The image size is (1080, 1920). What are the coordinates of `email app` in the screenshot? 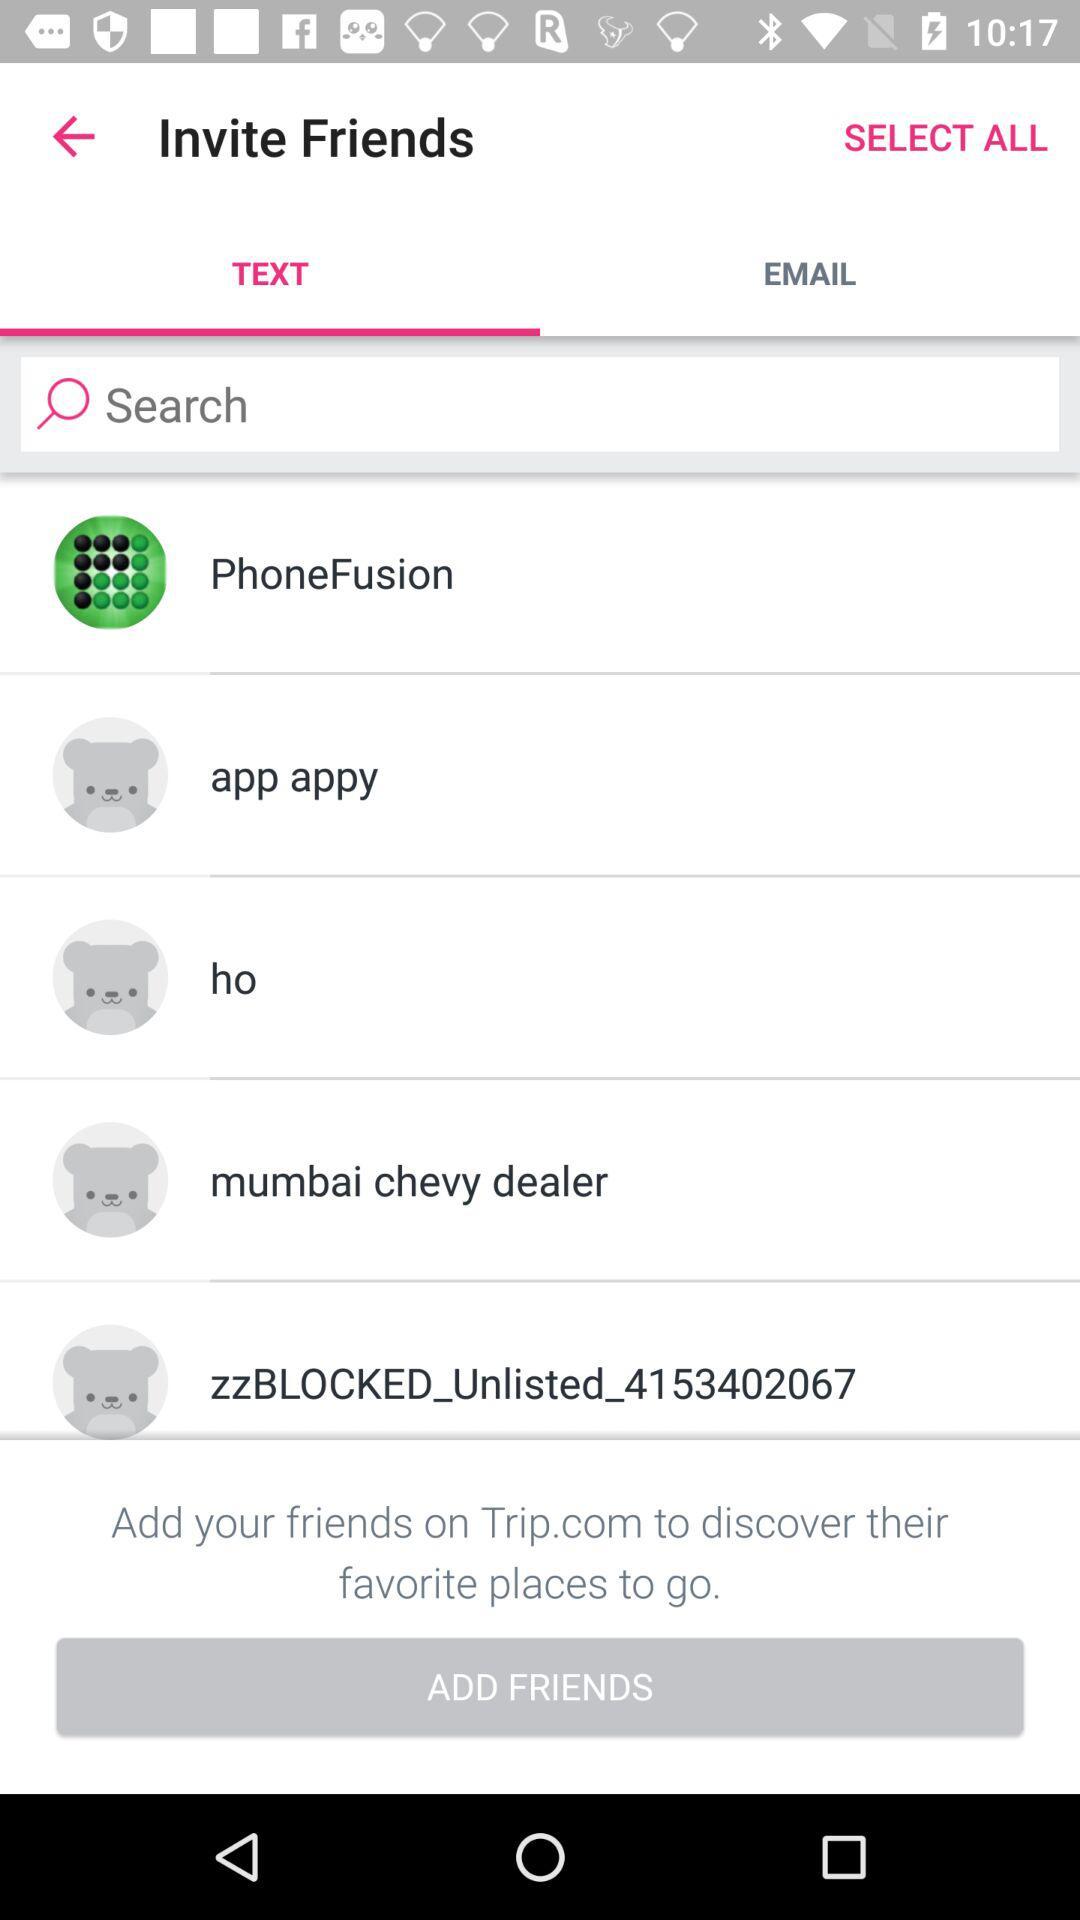 It's located at (810, 272).